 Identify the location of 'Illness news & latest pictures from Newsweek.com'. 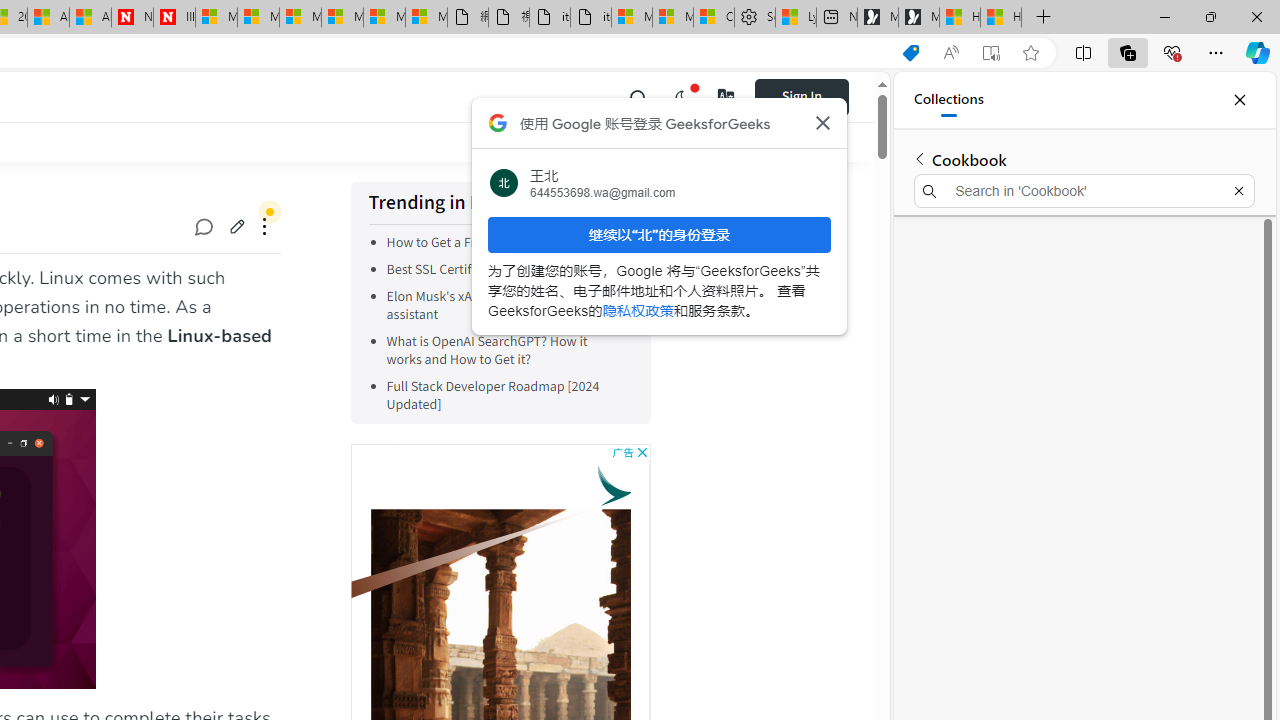
(174, 17).